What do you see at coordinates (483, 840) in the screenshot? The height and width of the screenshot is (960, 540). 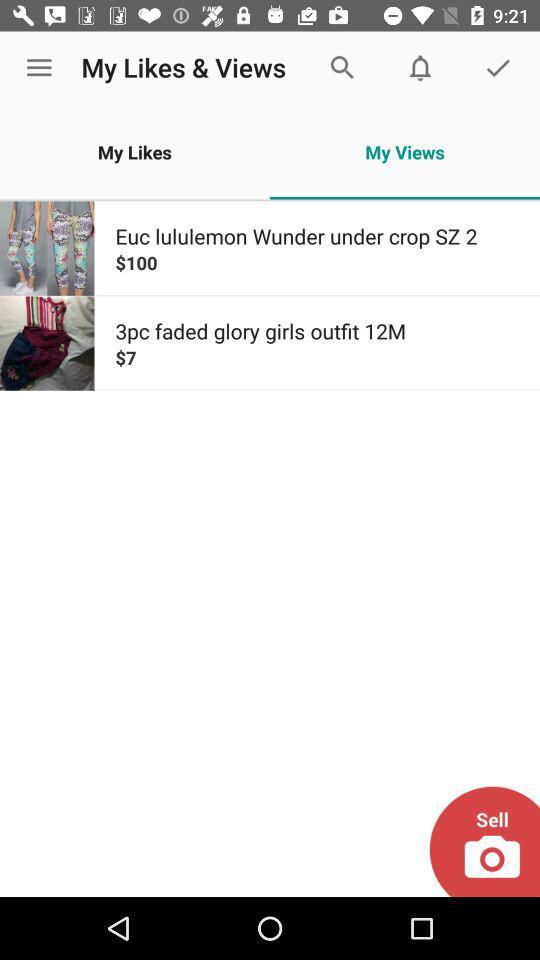 I see `capture the image to sell product open camera for taking image of selling product` at bounding box center [483, 840].